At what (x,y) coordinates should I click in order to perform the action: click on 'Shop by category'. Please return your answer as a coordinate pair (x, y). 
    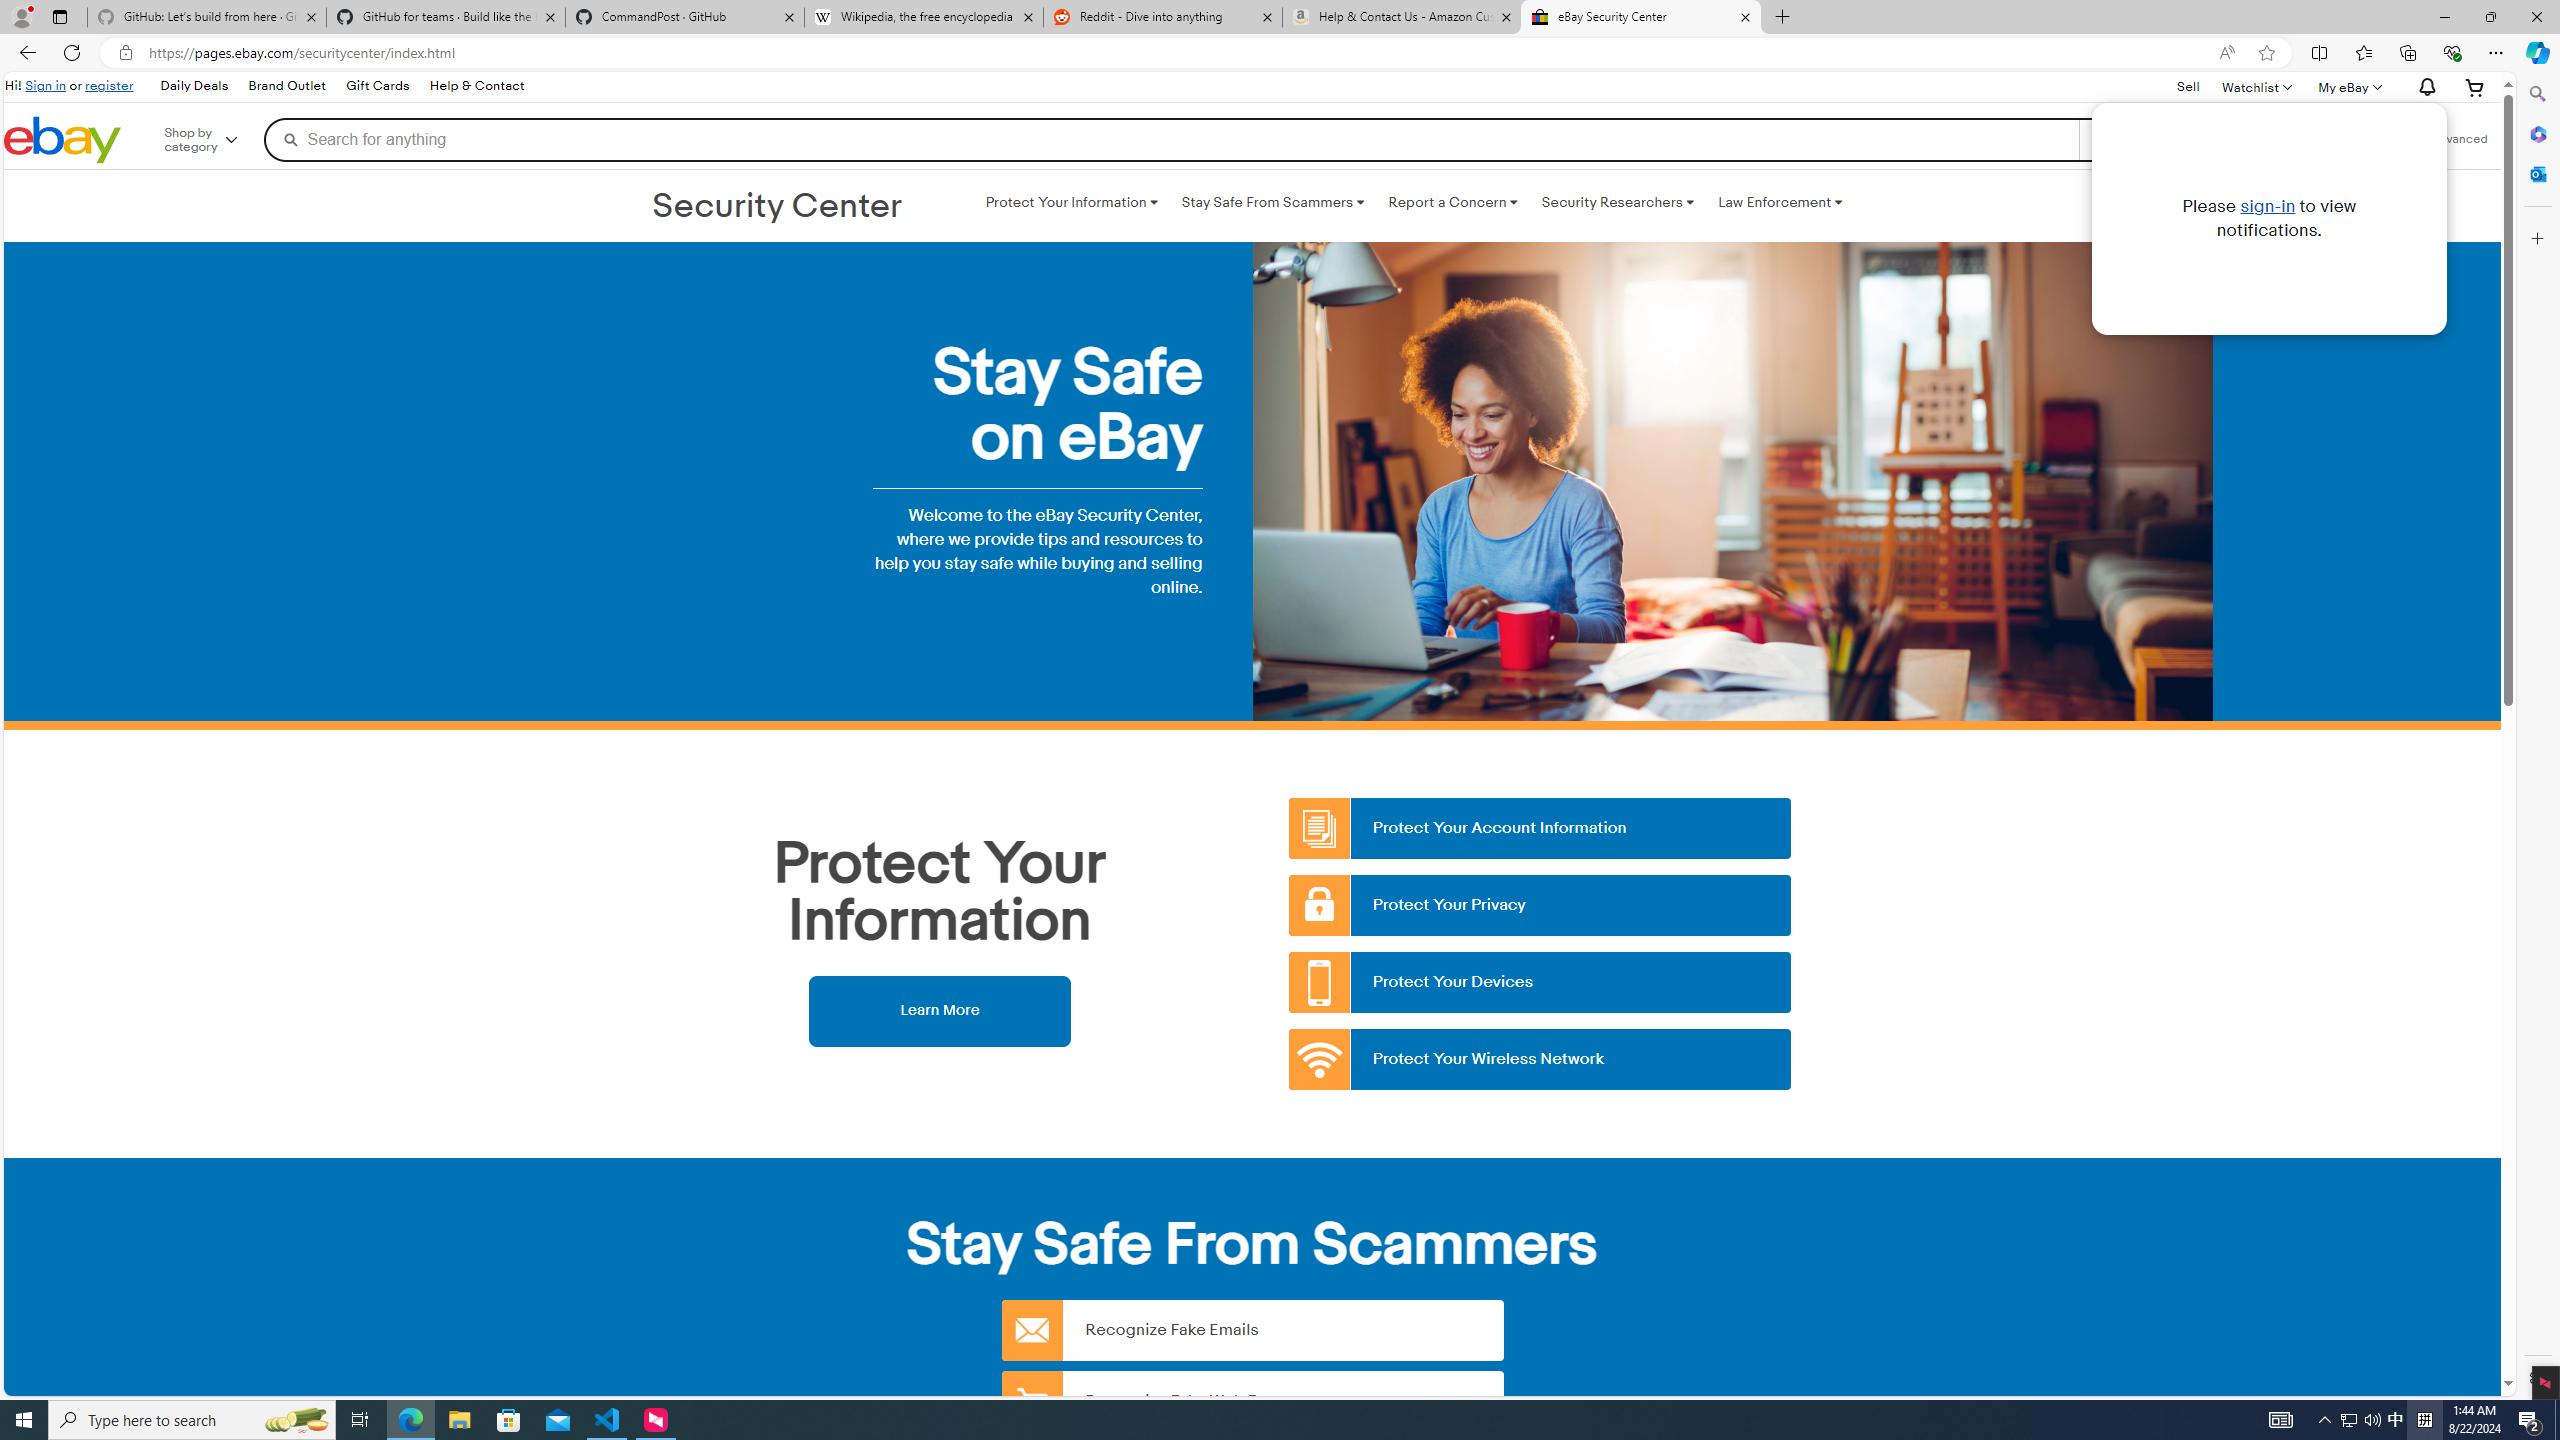
    Looking at the image, I should click on (215, 138).